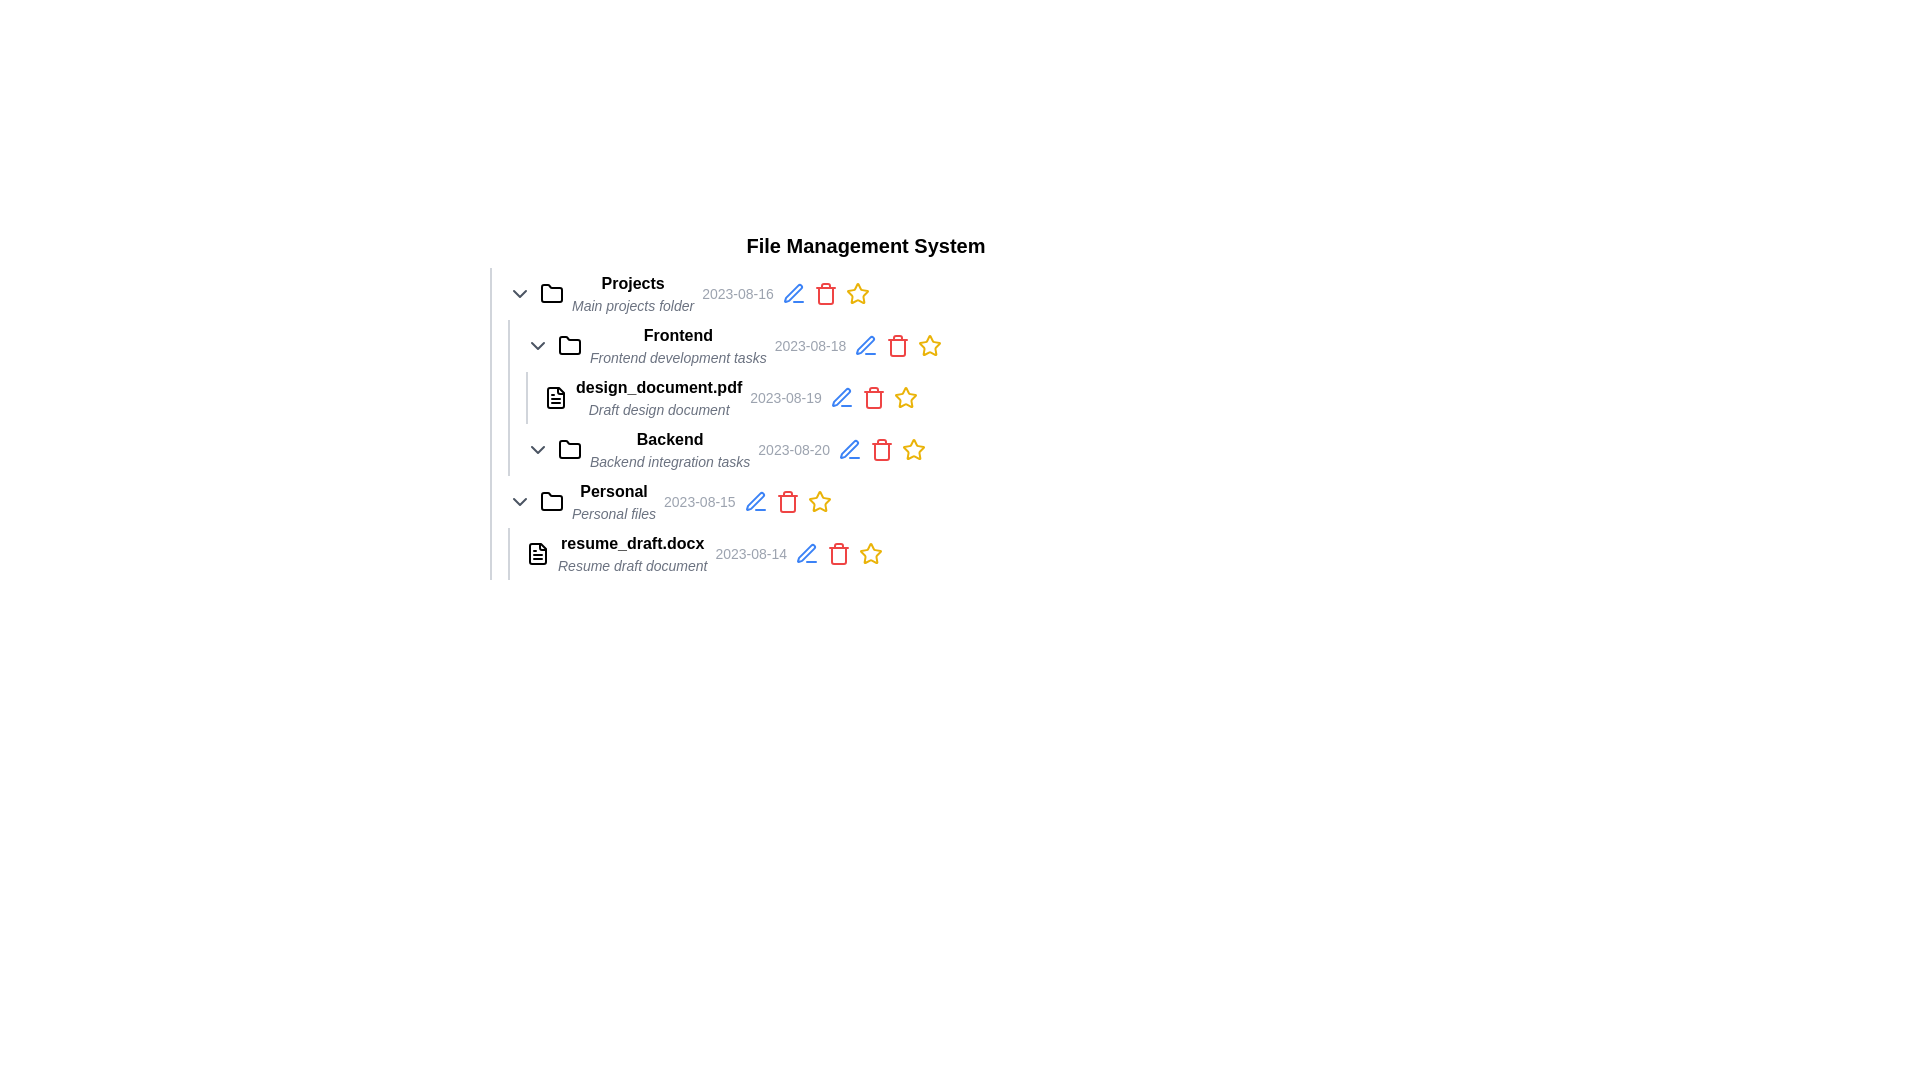  I want to click on the folder icon representing the 'Projects' directory, which is positioned next to the 'Projects' text in the file management interface, so click(552, 293).